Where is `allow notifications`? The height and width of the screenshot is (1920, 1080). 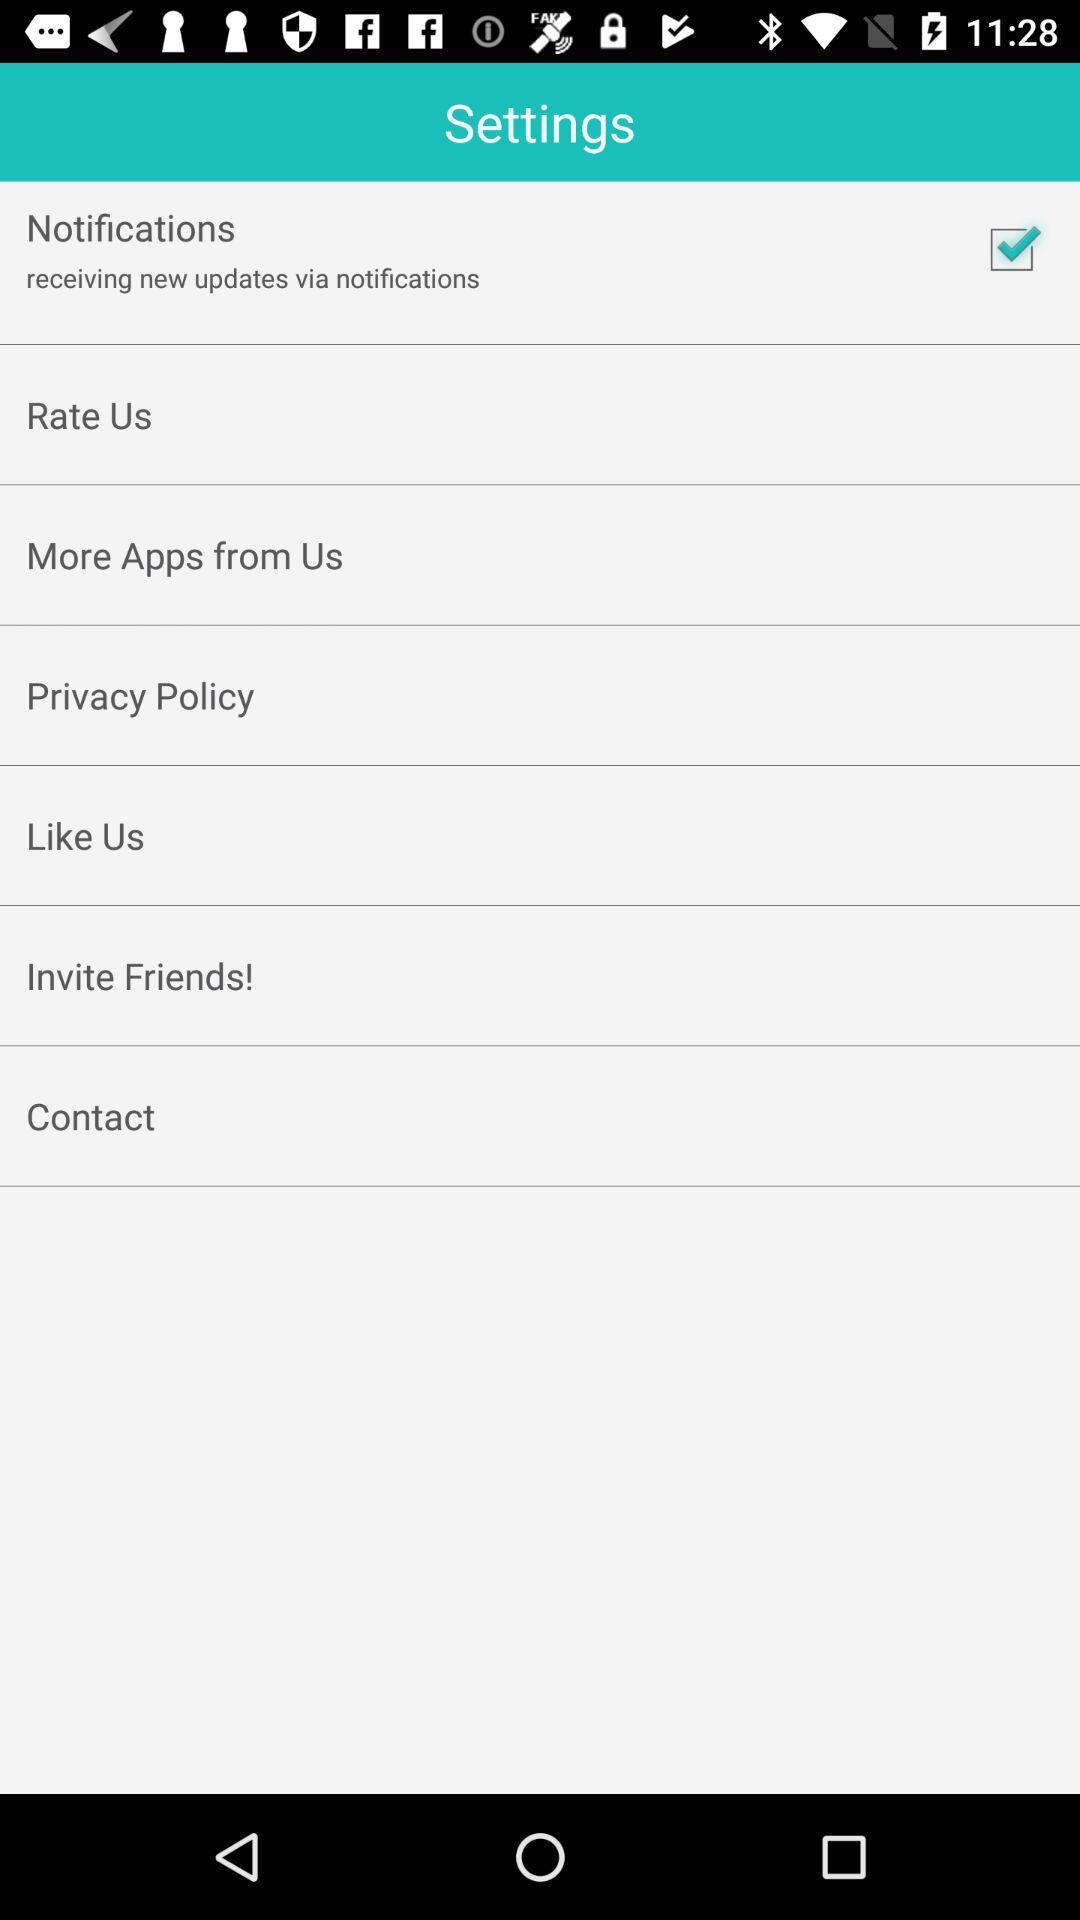
allow notifications is located at coordinates (1011, 248).